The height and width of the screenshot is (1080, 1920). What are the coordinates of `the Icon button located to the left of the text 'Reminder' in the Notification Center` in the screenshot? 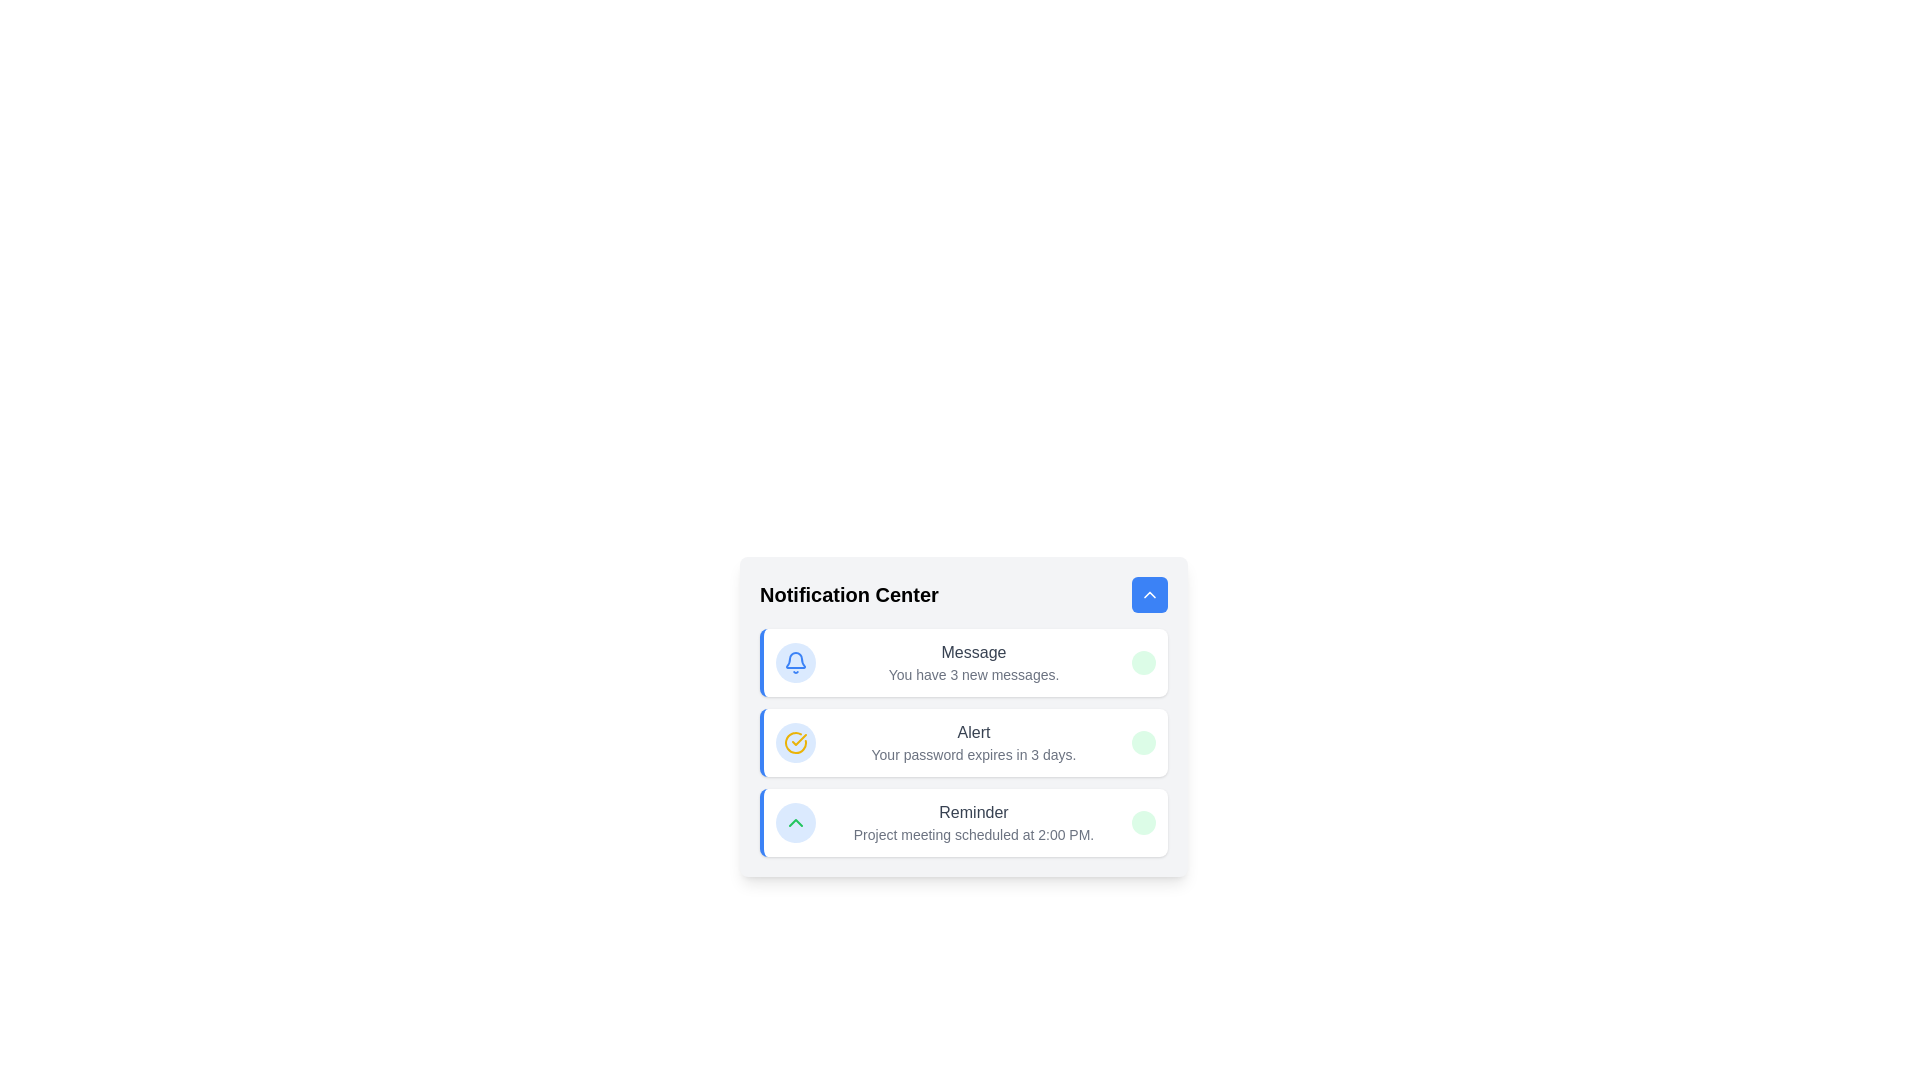 It's located at (795, 822).